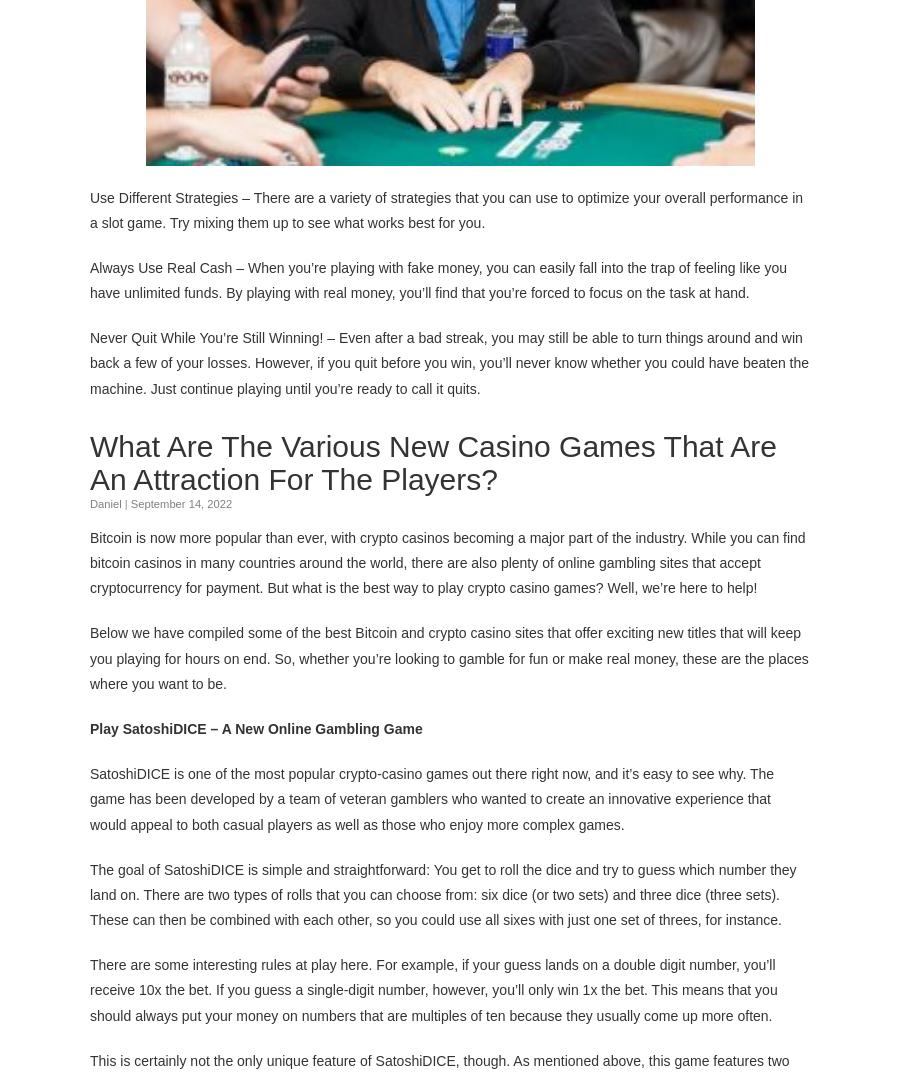 The width and height of the screenshot is (900, 1075). What do you see at coordinates (449, 361) in the screenshot?
I see `'Never Quit While You’re Still Winning! – Even after a bad streak, you may still be able to turn things around and win back a few of your losses. However, if you quit before you win, you’ll never know whether you could have beaten the machine. Just continue playing until you’re ready to call it quits.'` at bounding box center [449, 361].